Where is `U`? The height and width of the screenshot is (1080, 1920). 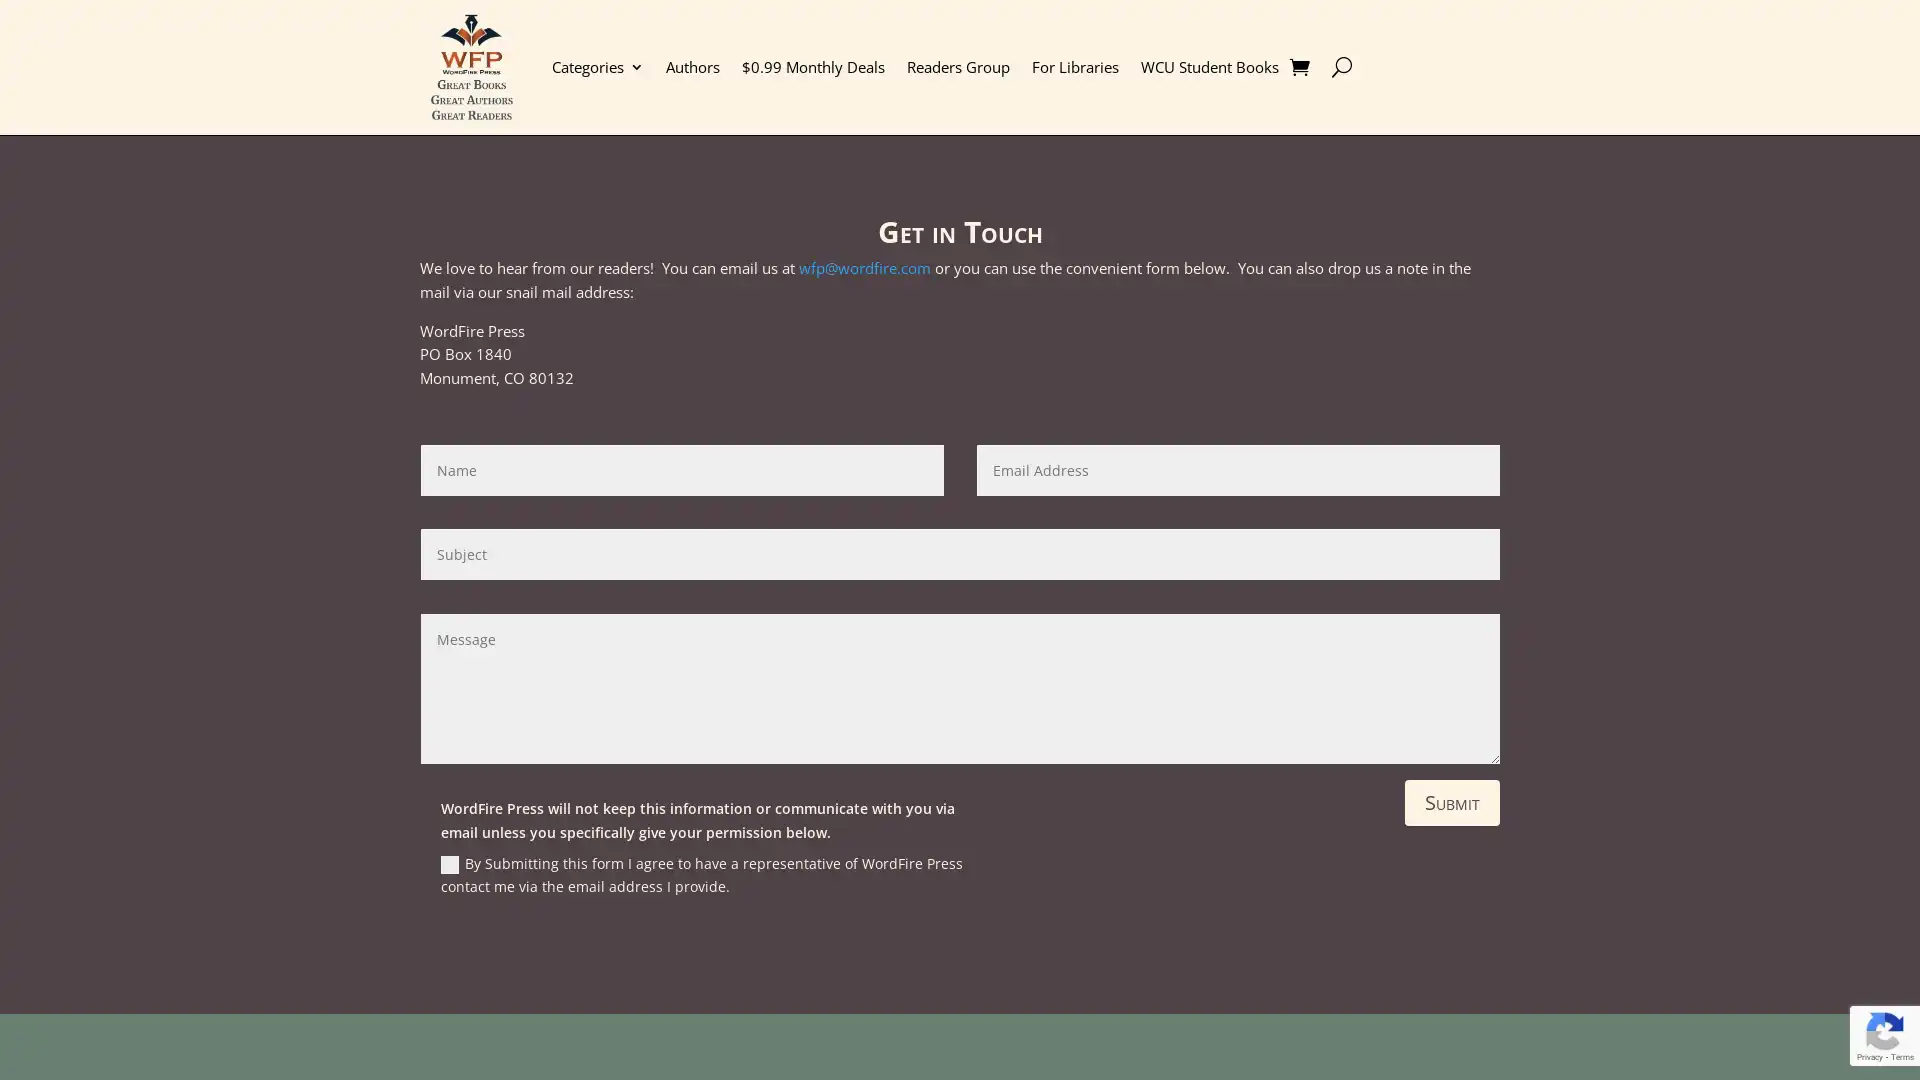 U is located at coordinates (1340, 65).